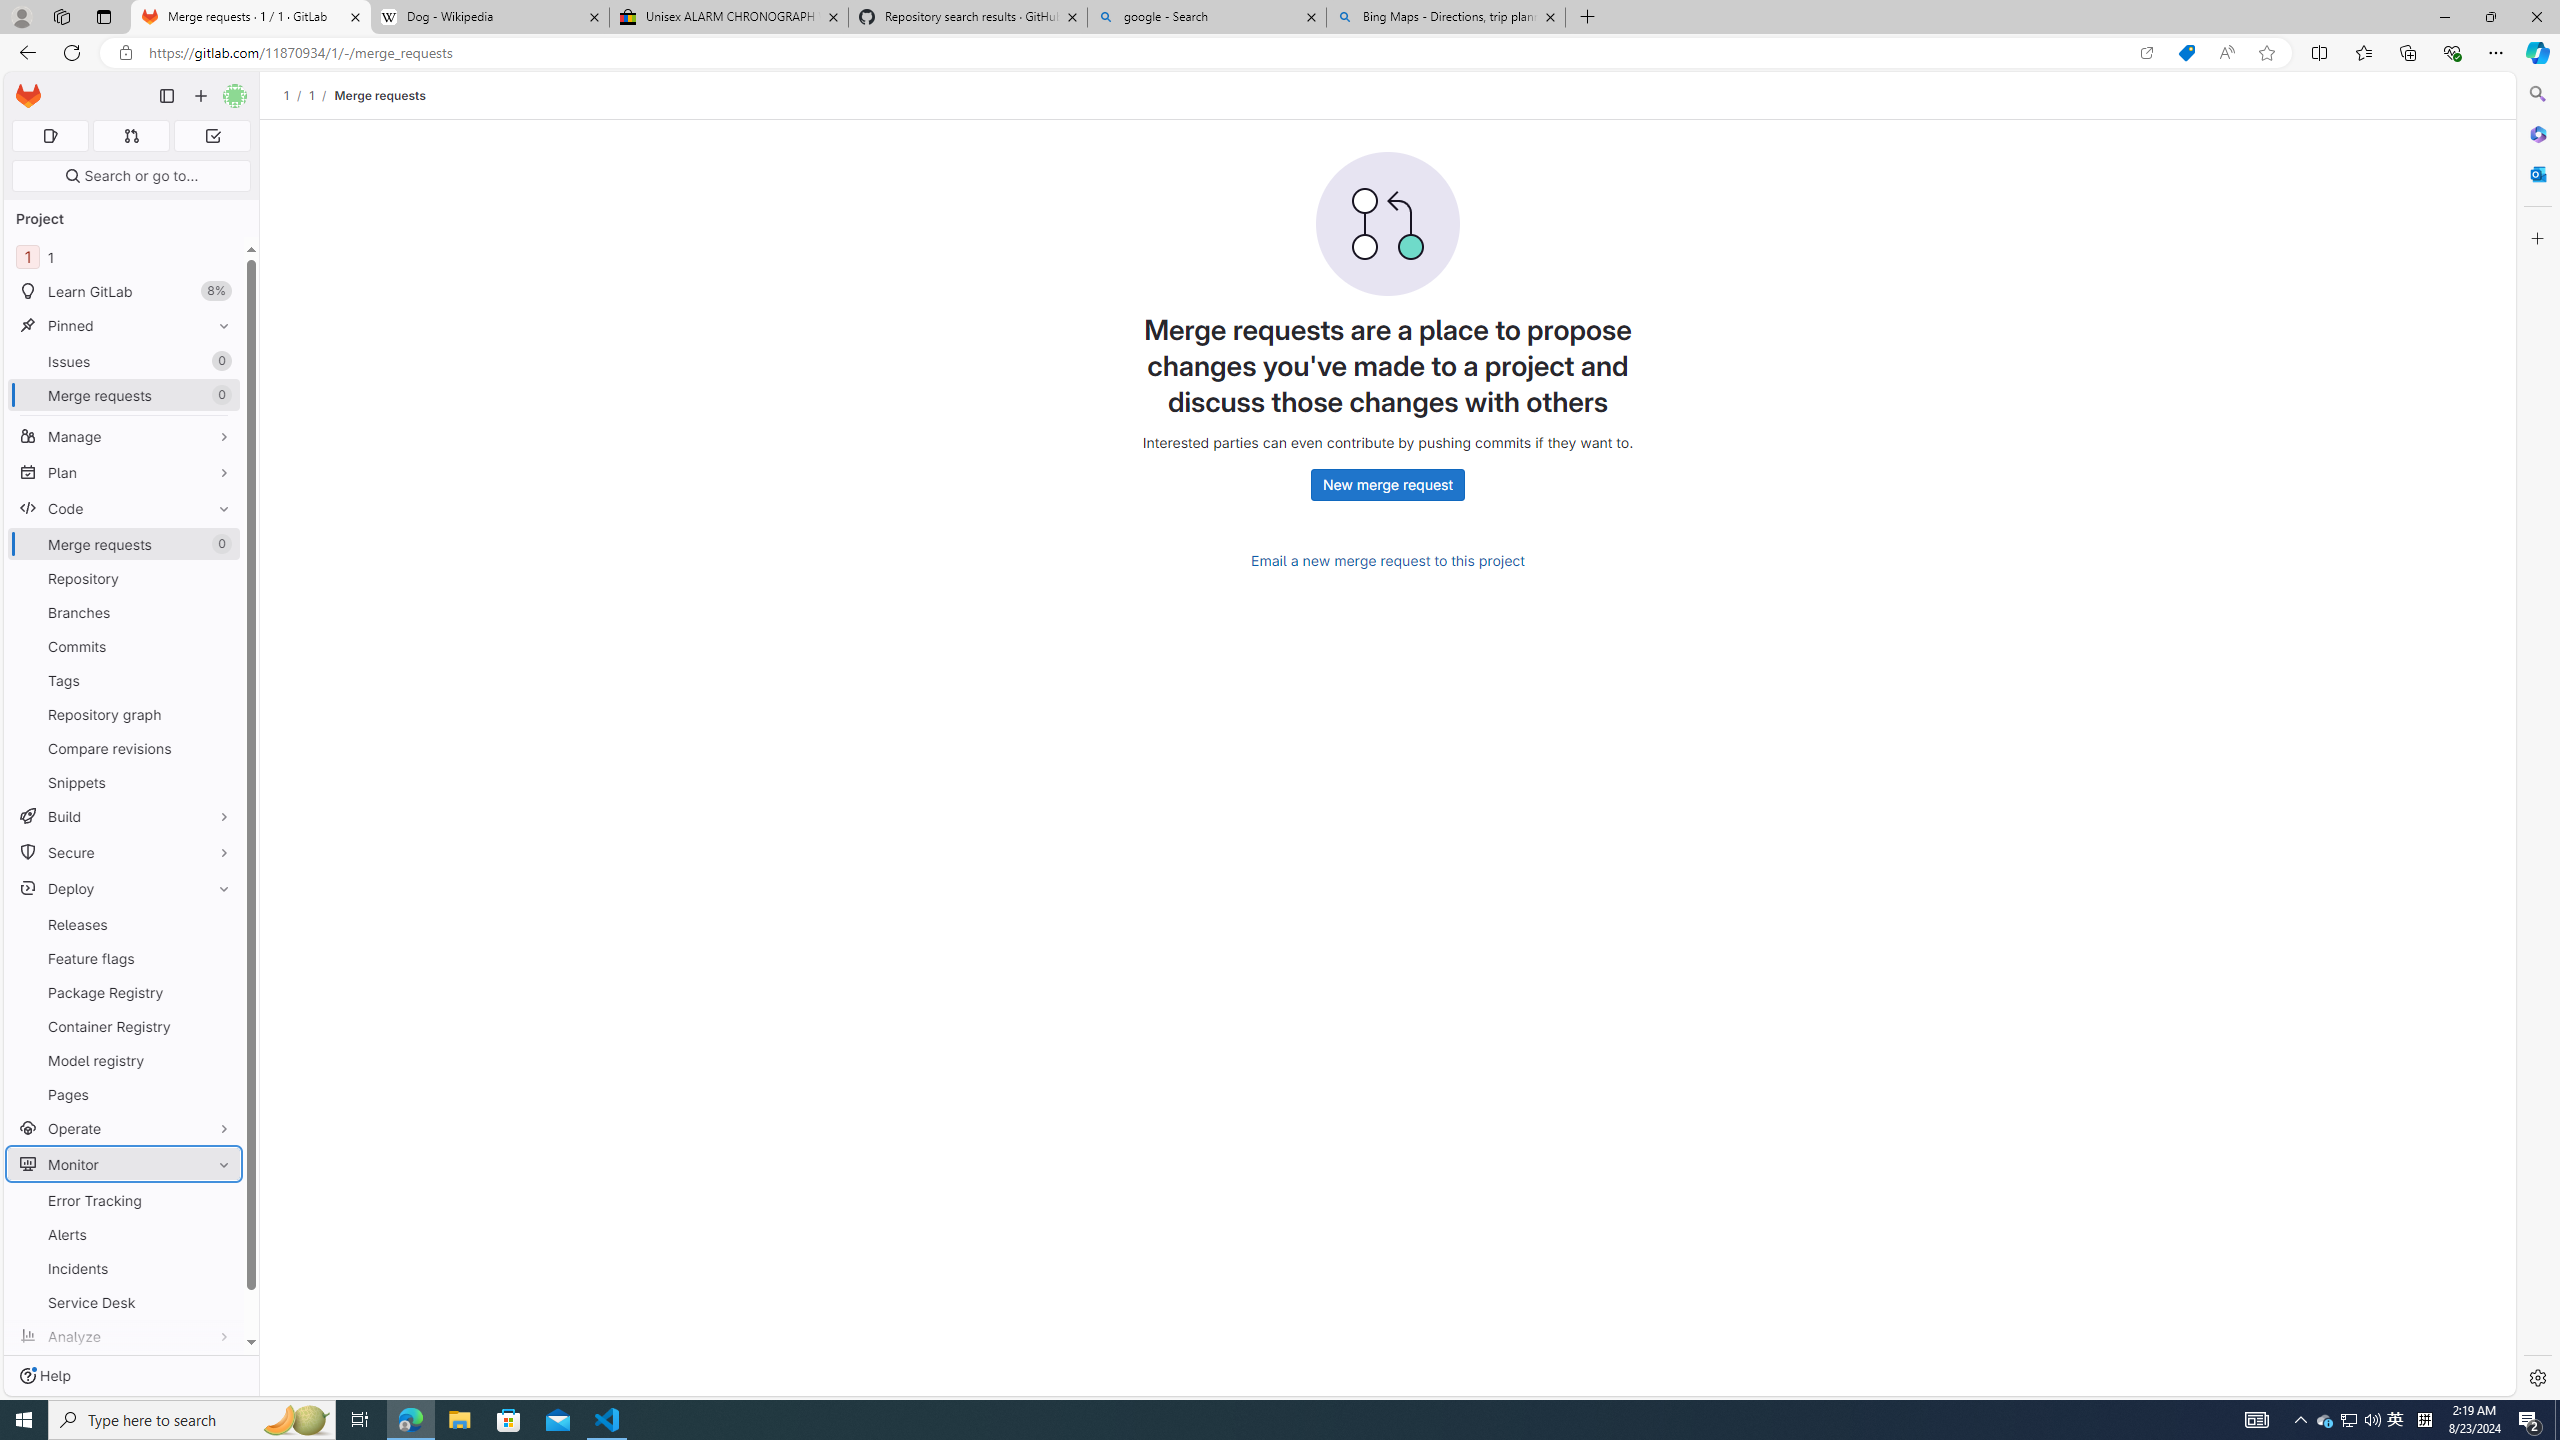 Image resolution: width=2560 pixels, height=1440 pixels. Describe the element at coordinates (50, 135) in the screenshot. I see `'Assigned issues 0'` at that location.